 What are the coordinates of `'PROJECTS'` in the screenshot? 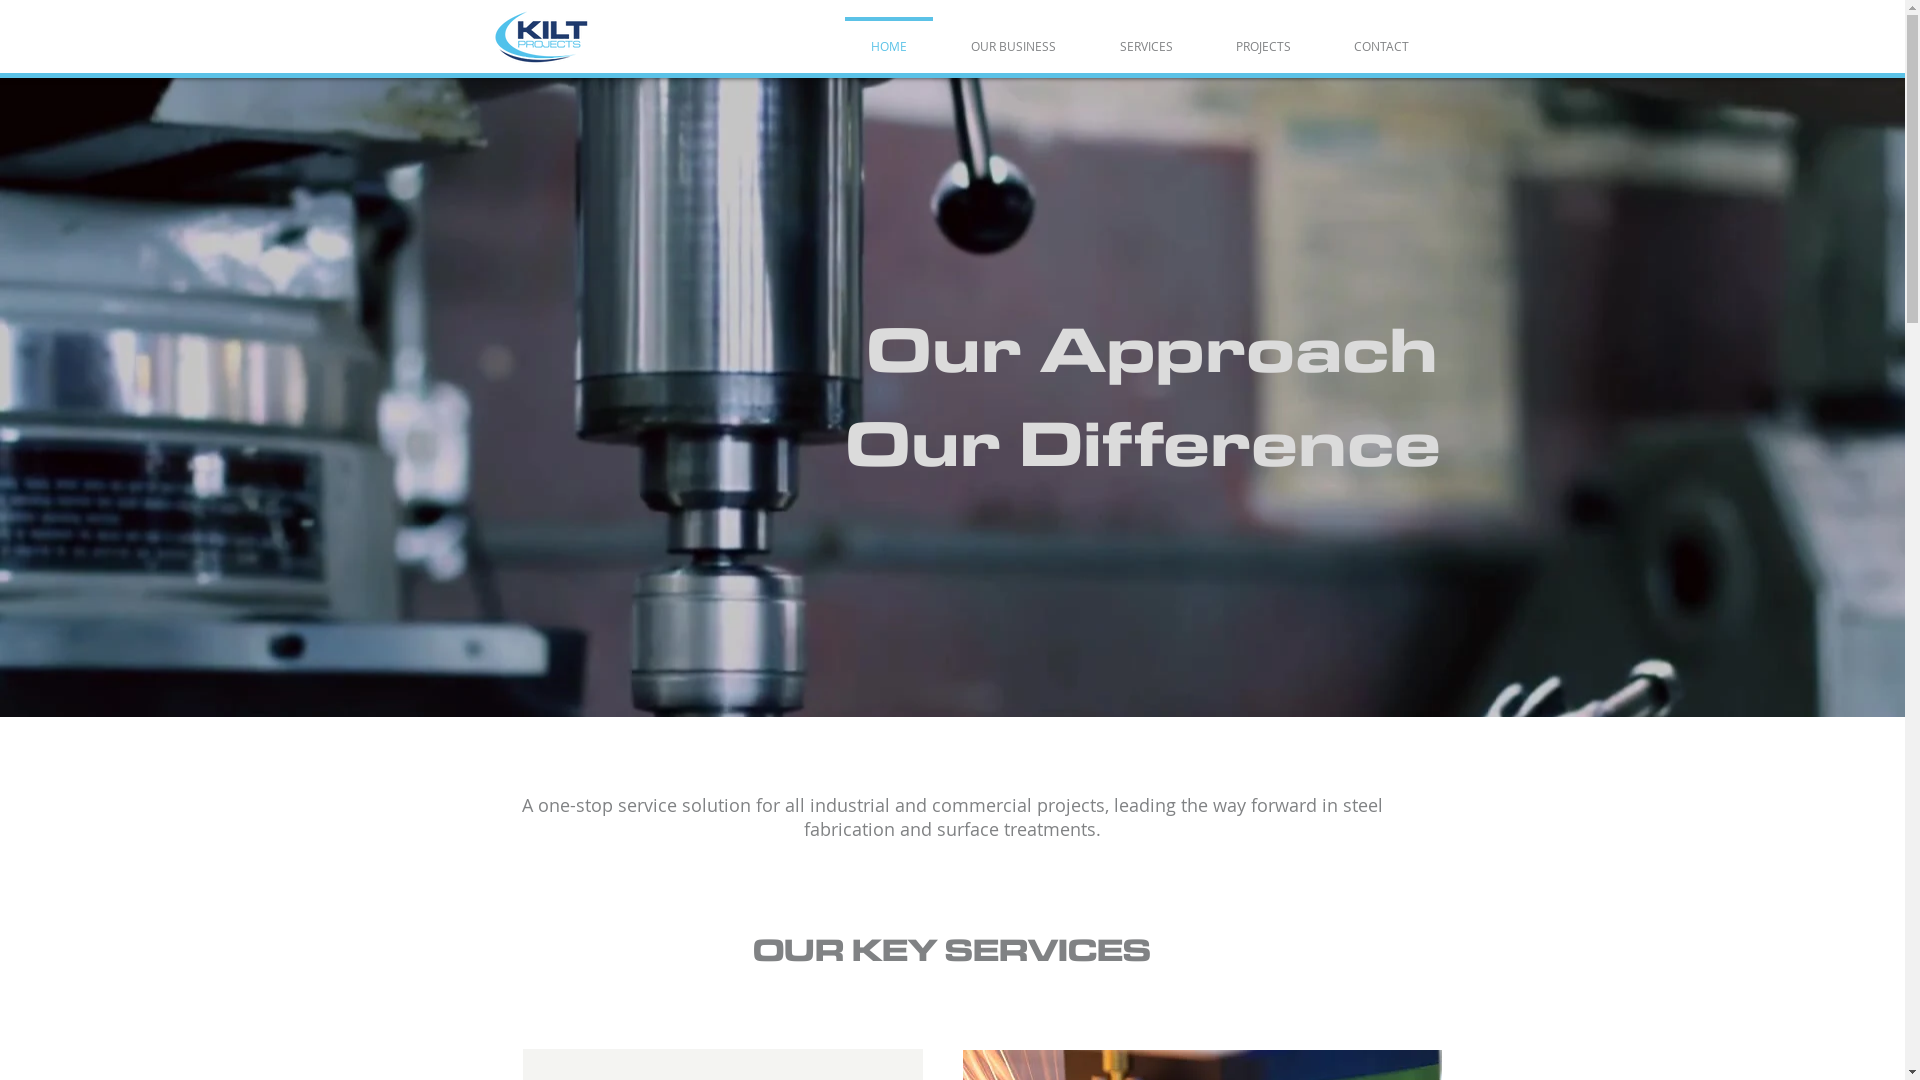 It's located at (1261, 37).